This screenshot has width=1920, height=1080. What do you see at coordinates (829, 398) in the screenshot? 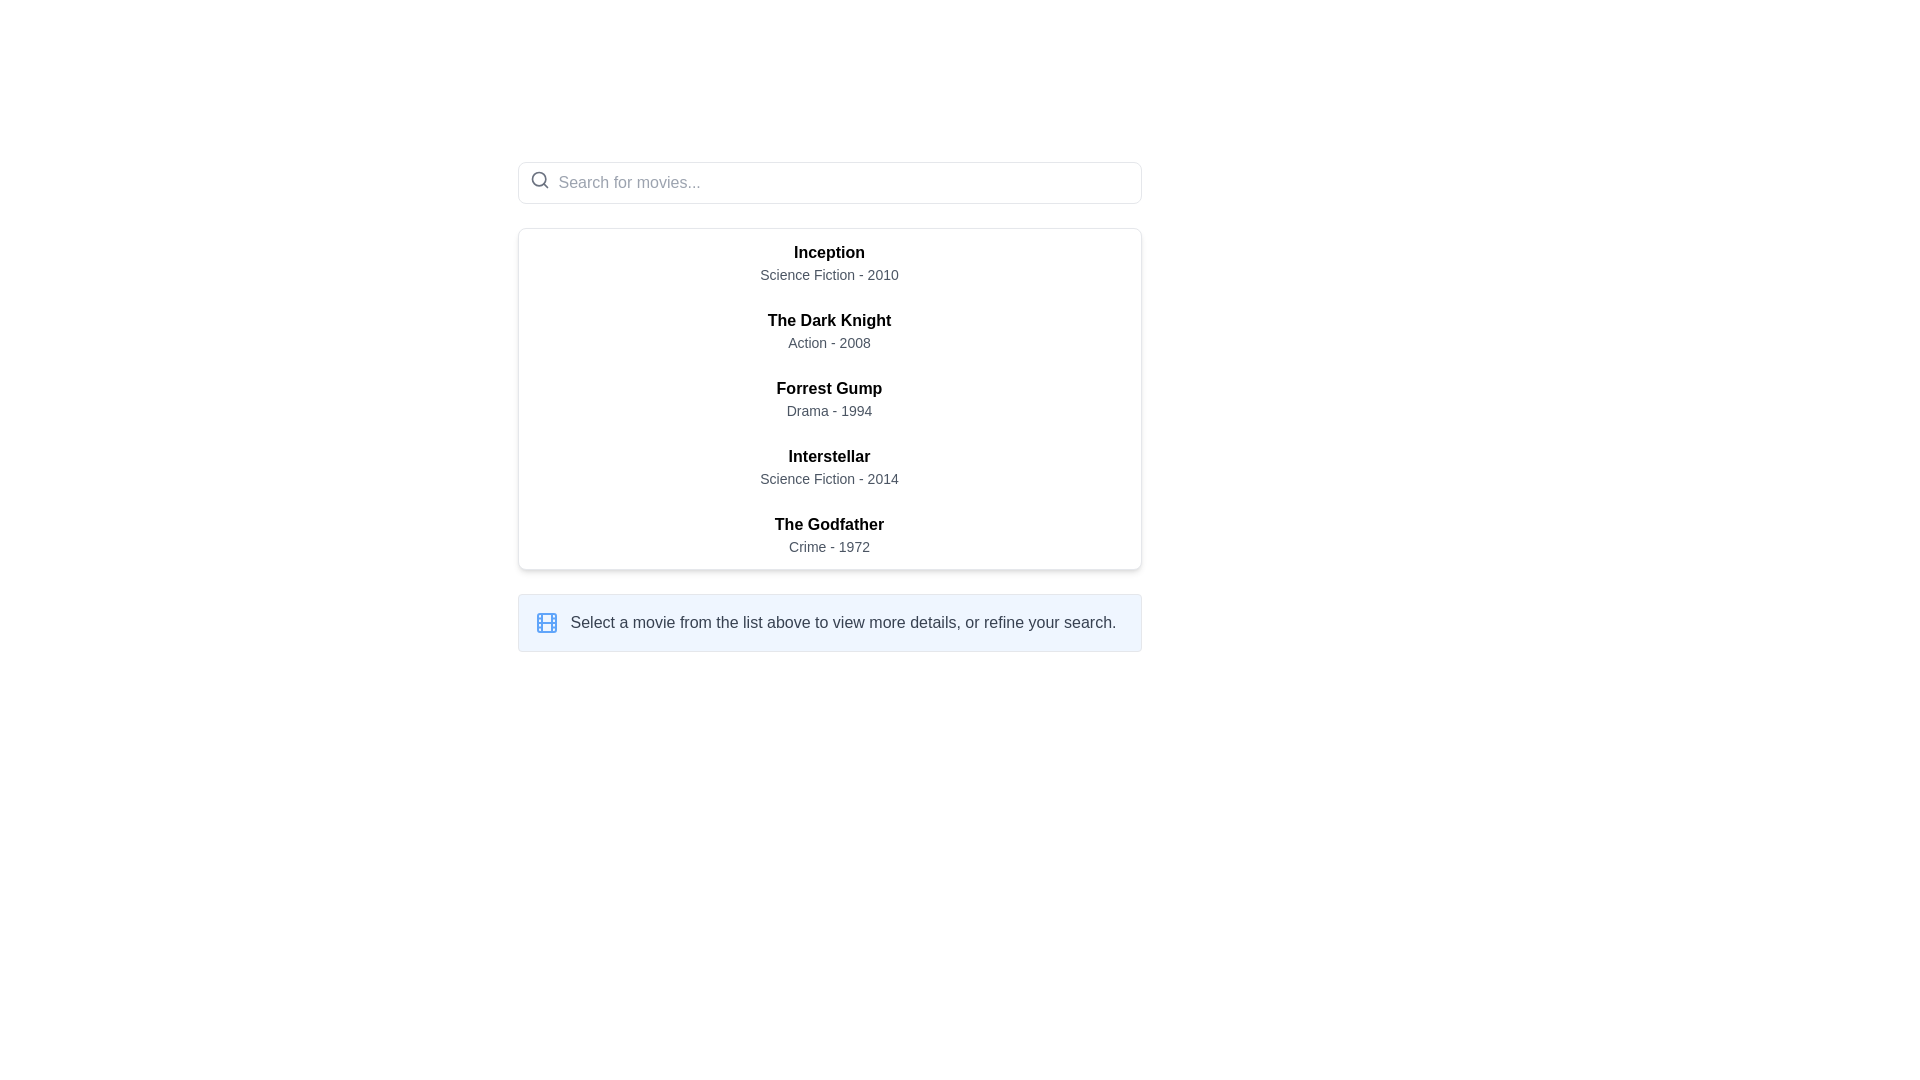
I see `the third entry in the vertical movie list that displays information about the movie 'Forrest Gump'` at bounding box center [829, 398].